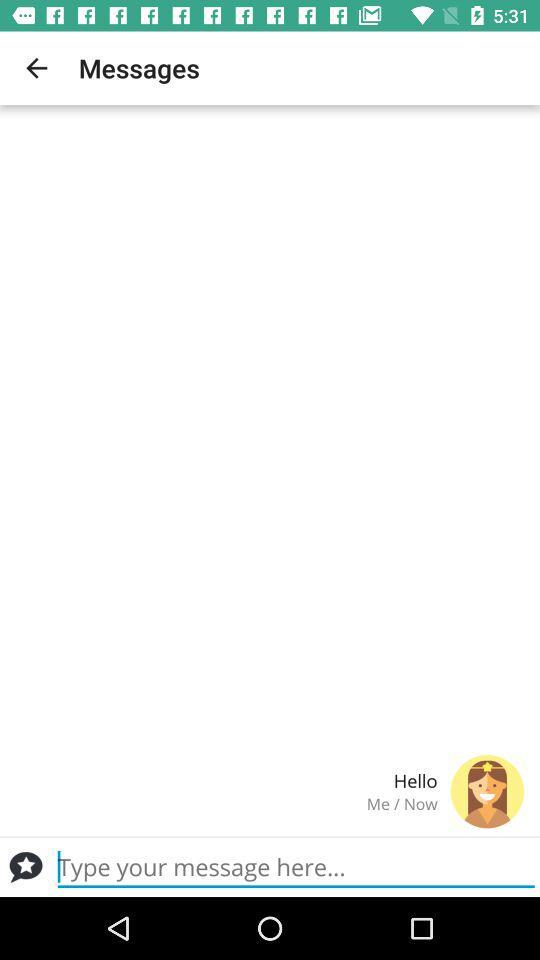 Image resolution: width=540 pixels, height=960 pixels. I want to click on click off advertisement, so click(25, 866).